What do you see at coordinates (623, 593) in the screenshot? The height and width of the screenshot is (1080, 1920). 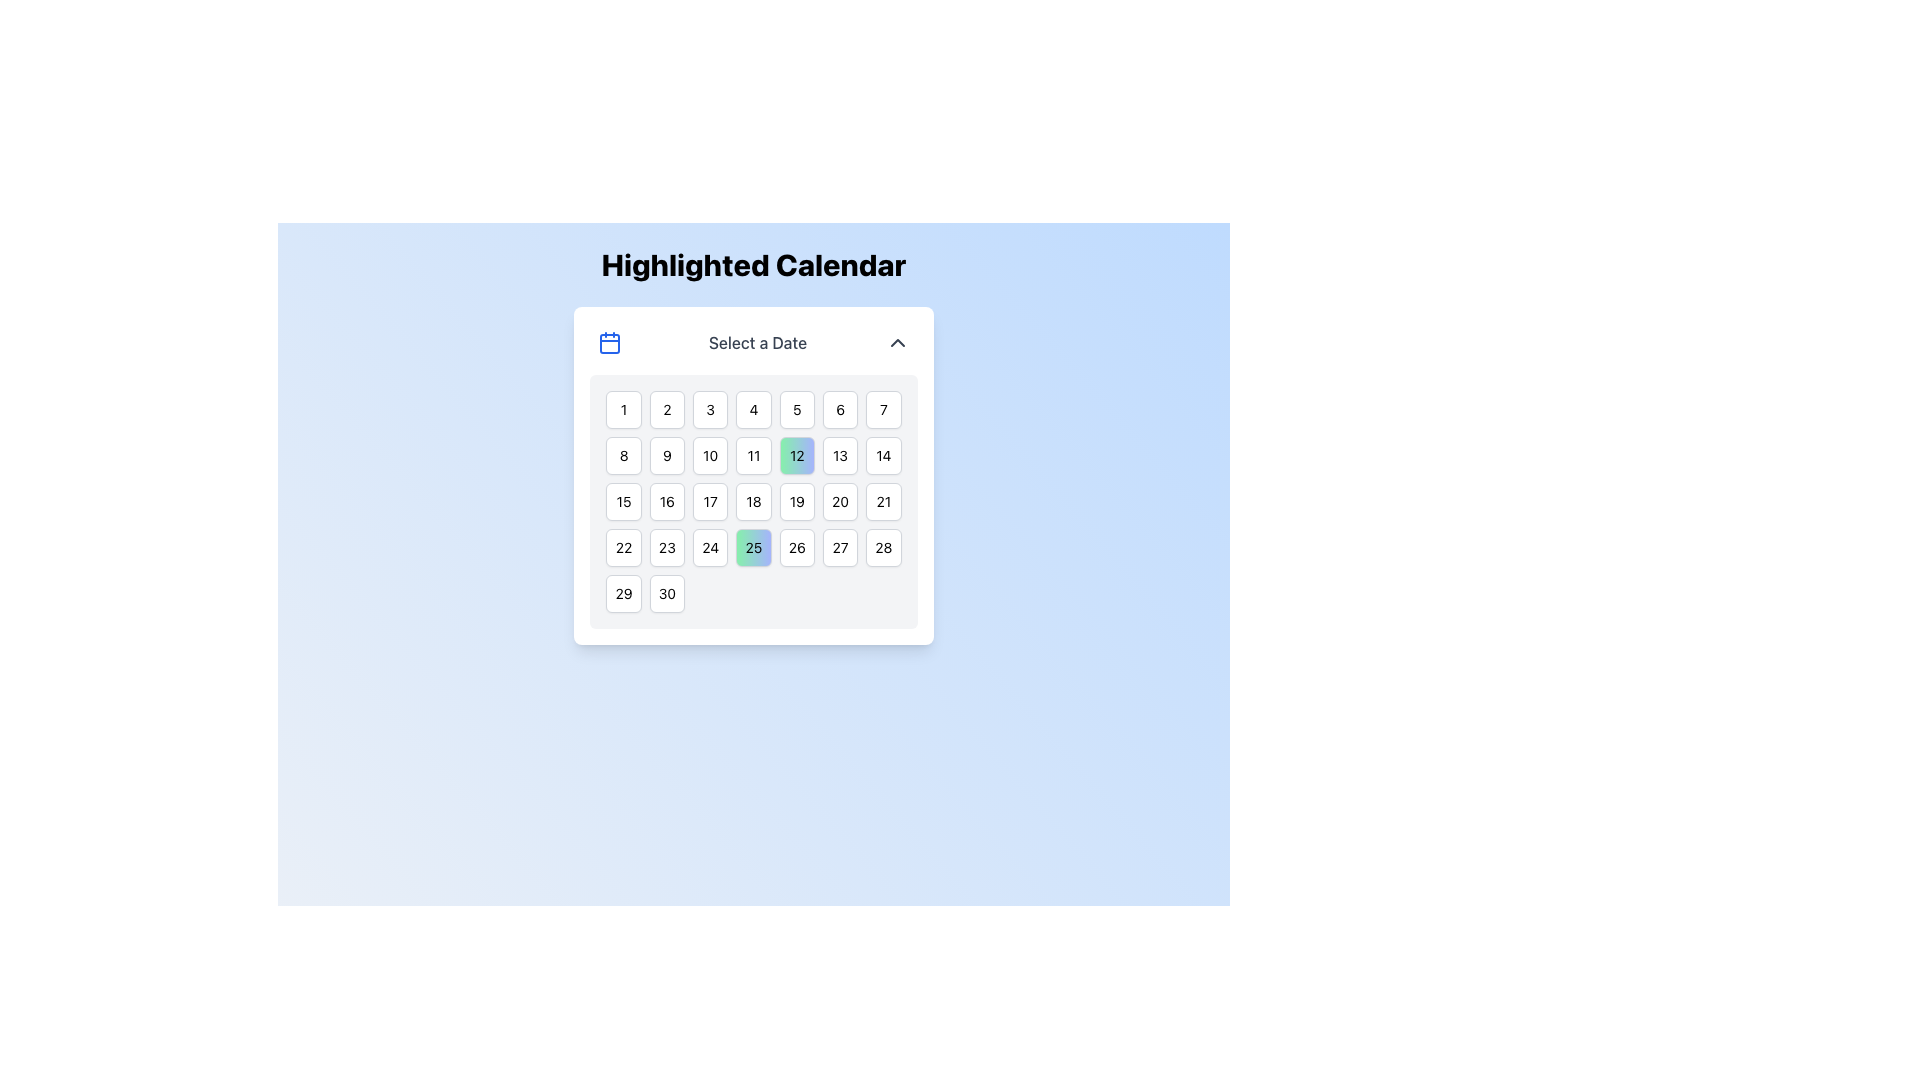 I see `the rectangular button labeled '29' with rounded corners in the 6th row and 1st column of the calendar grid` at bounding box center [623, 593].